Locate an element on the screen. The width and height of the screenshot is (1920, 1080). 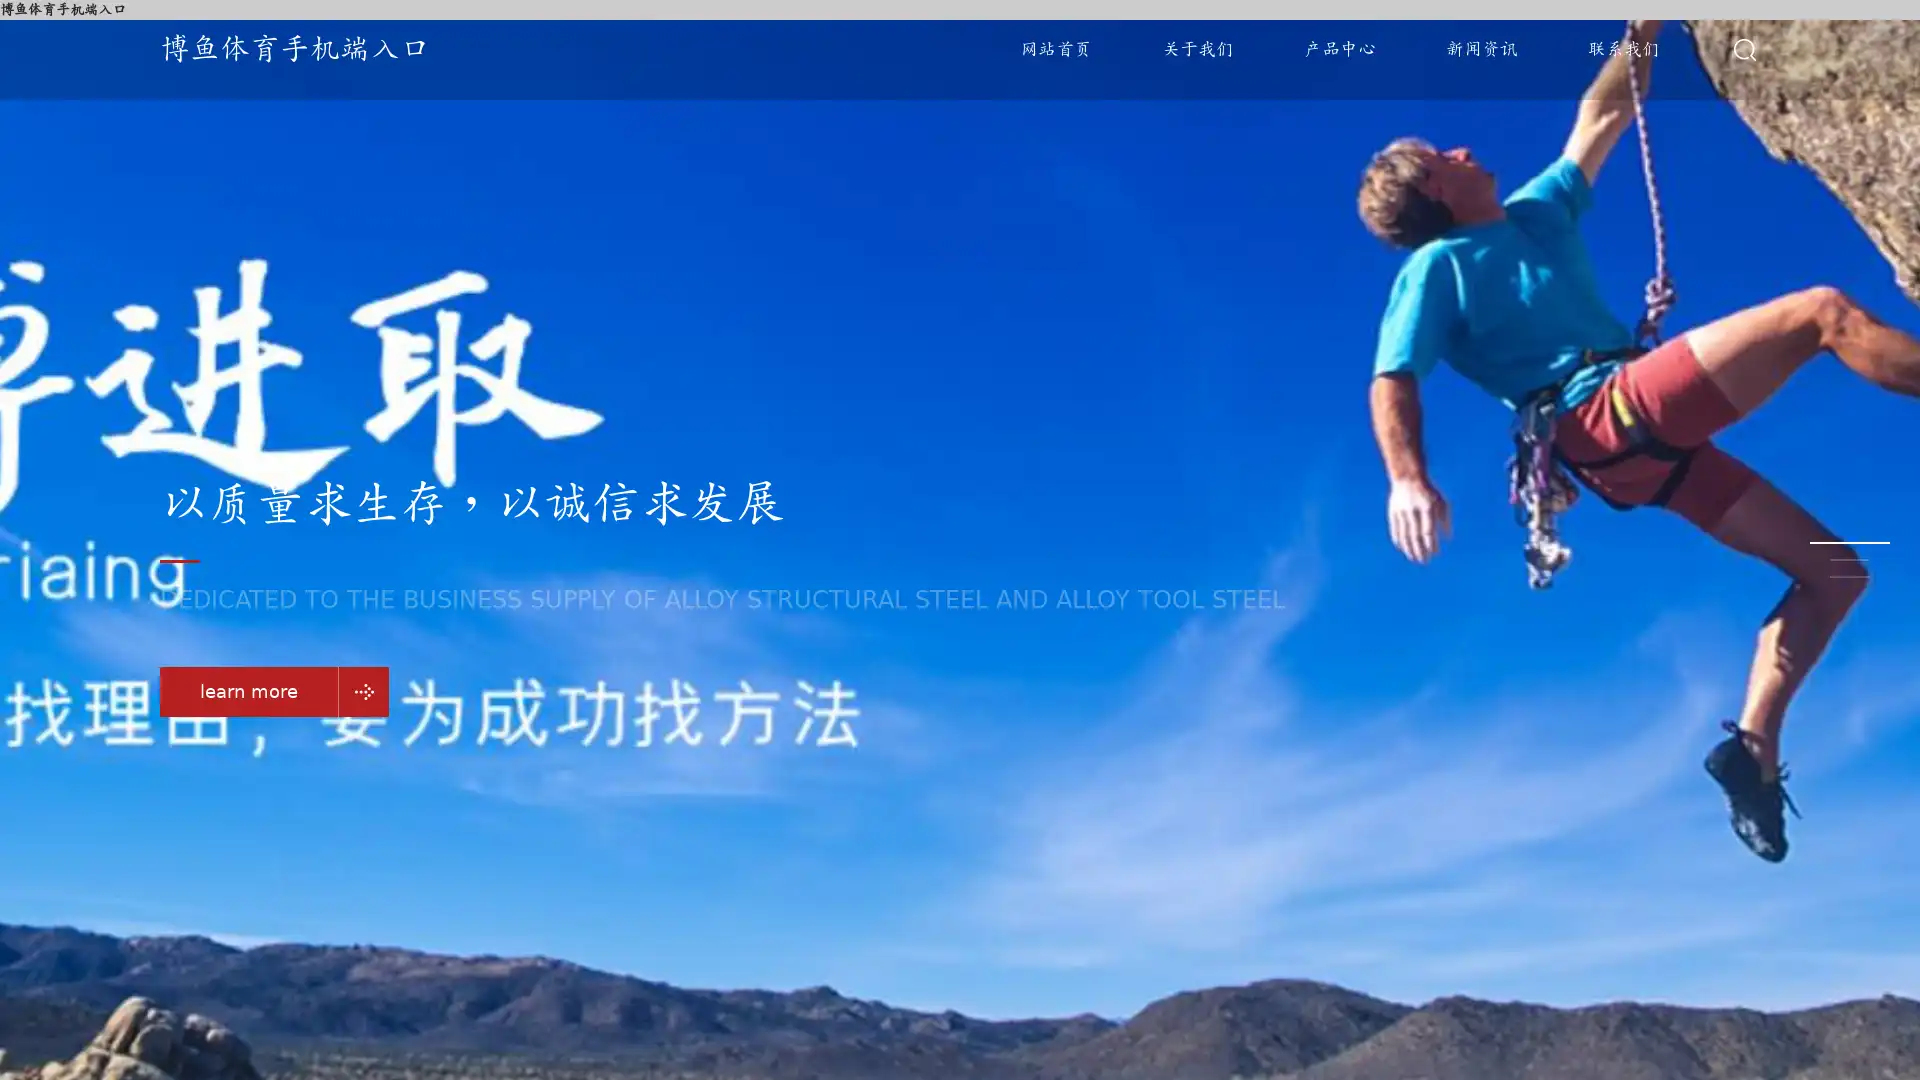
Go to slide 1 is located at coordinates (1848, 543).